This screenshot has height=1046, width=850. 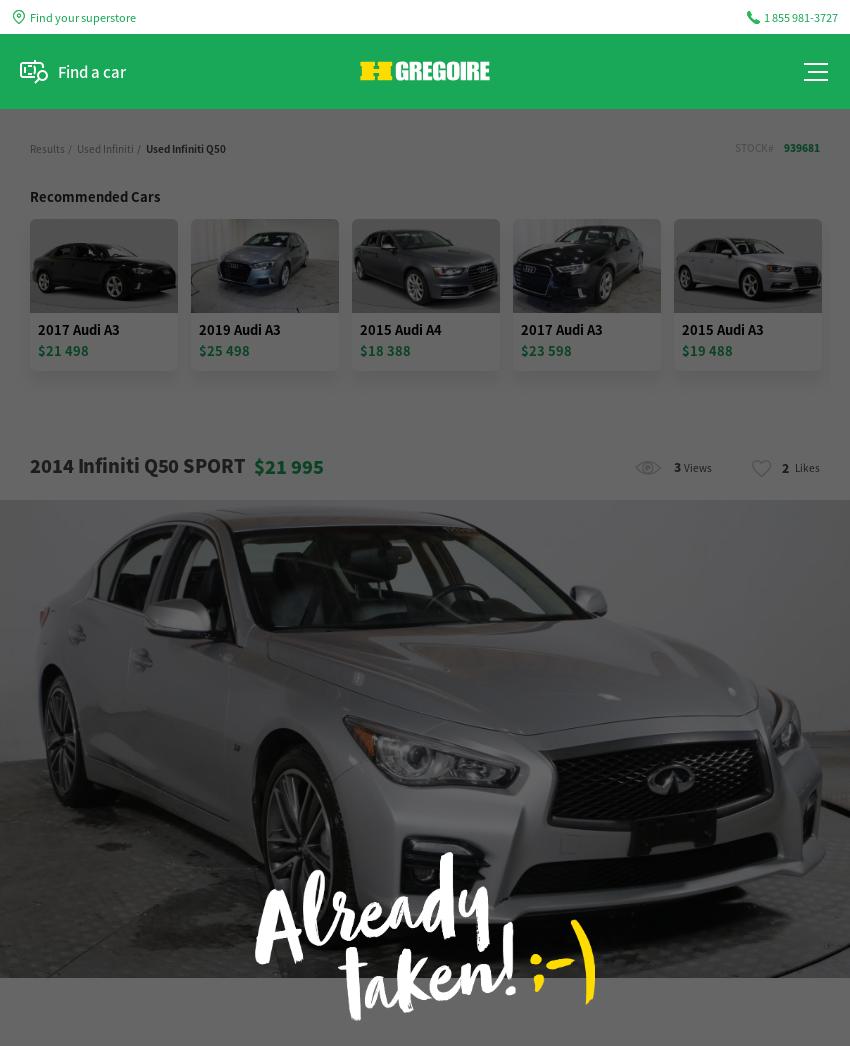 What do you see at coordinates (358, 349) in the screenshot?
I see `'$18 388'` at bounding box center [358, 349].